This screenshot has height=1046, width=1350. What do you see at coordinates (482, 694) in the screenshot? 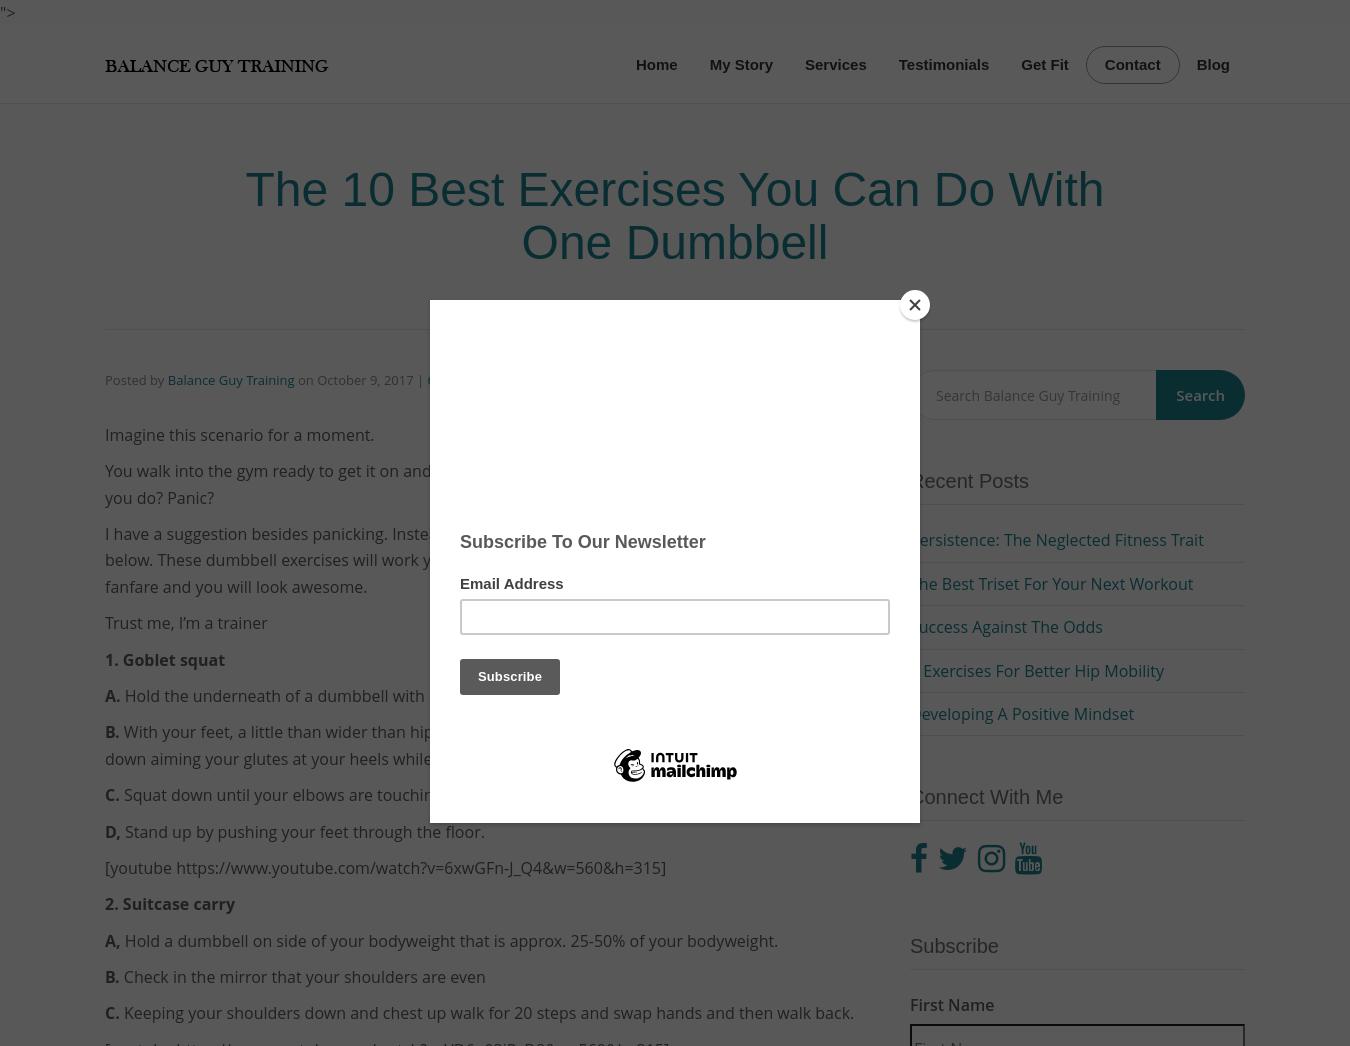
I see `'Hold the underneath of a dumbbell with each hand and holding the dumbbell close to your chest'` at bounding box center [482, 694].